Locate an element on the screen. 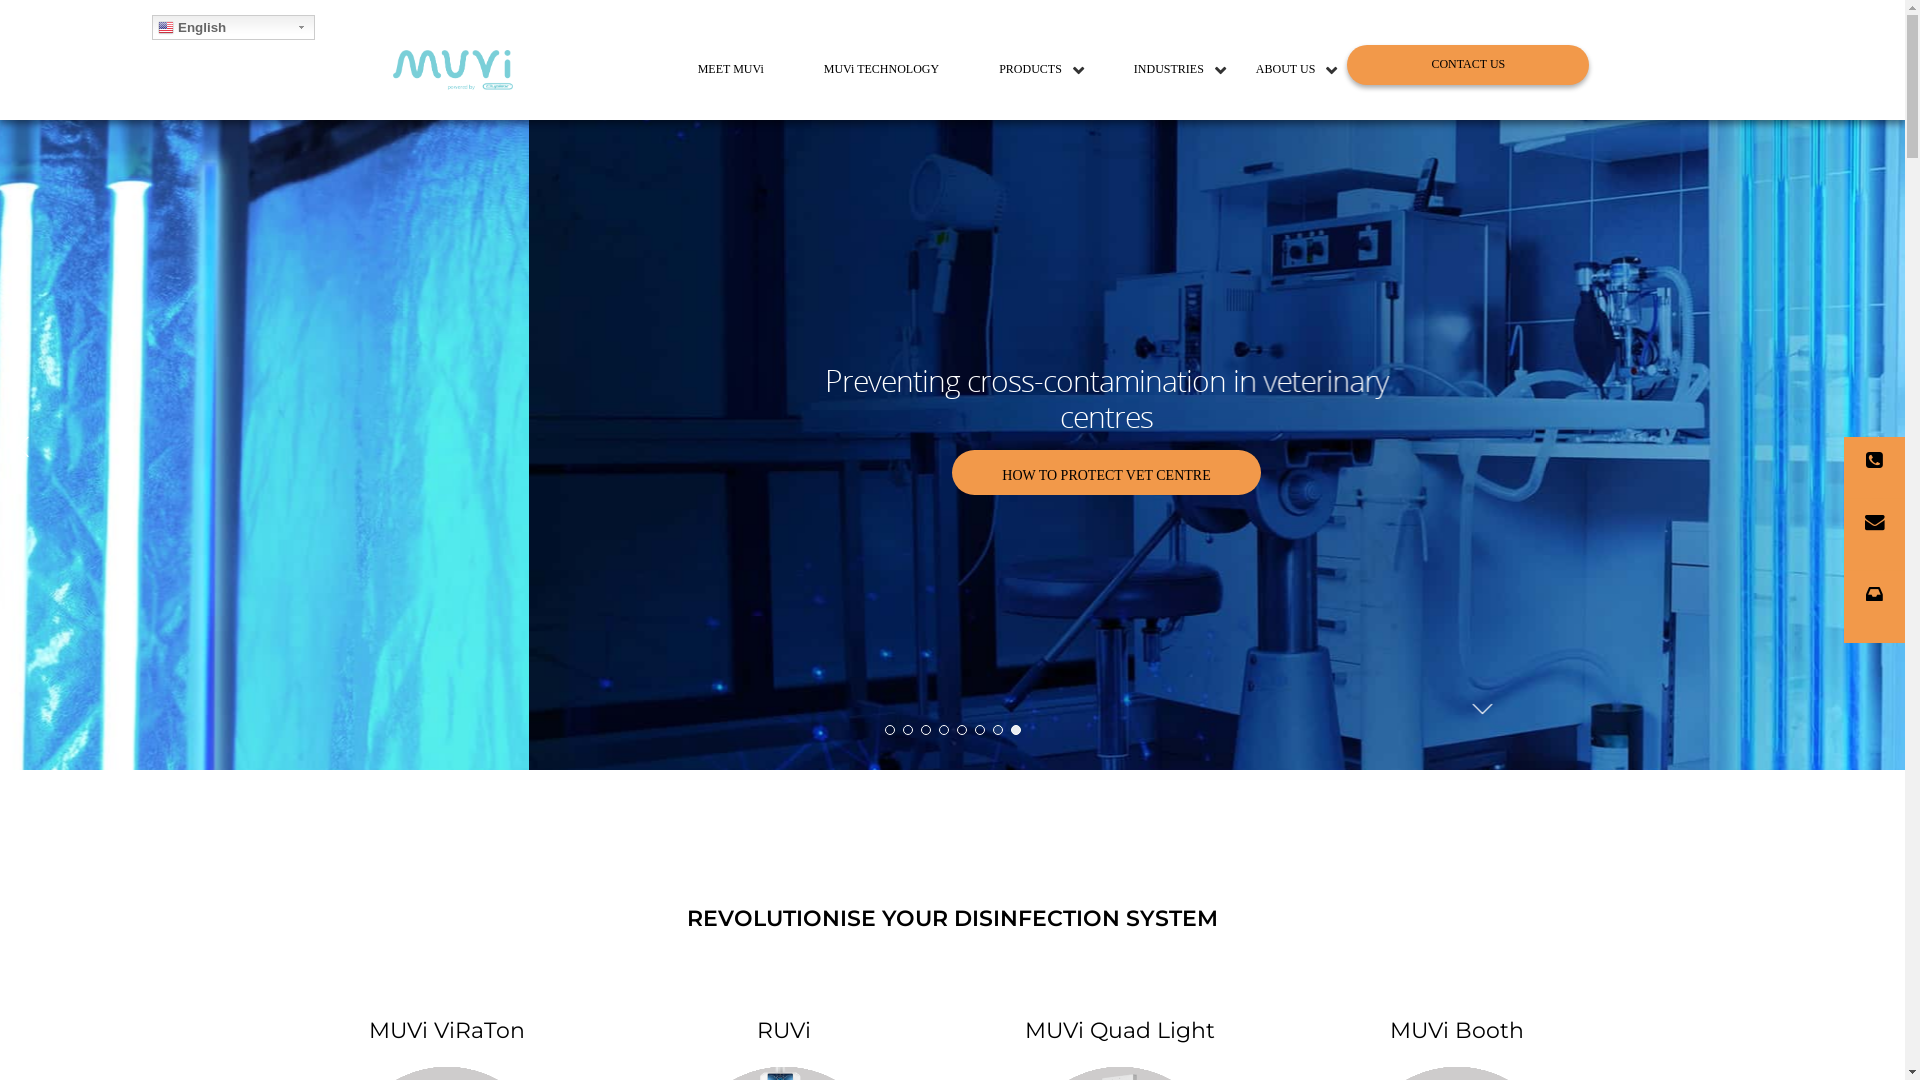  'English' is located at coordinates (233, 27).